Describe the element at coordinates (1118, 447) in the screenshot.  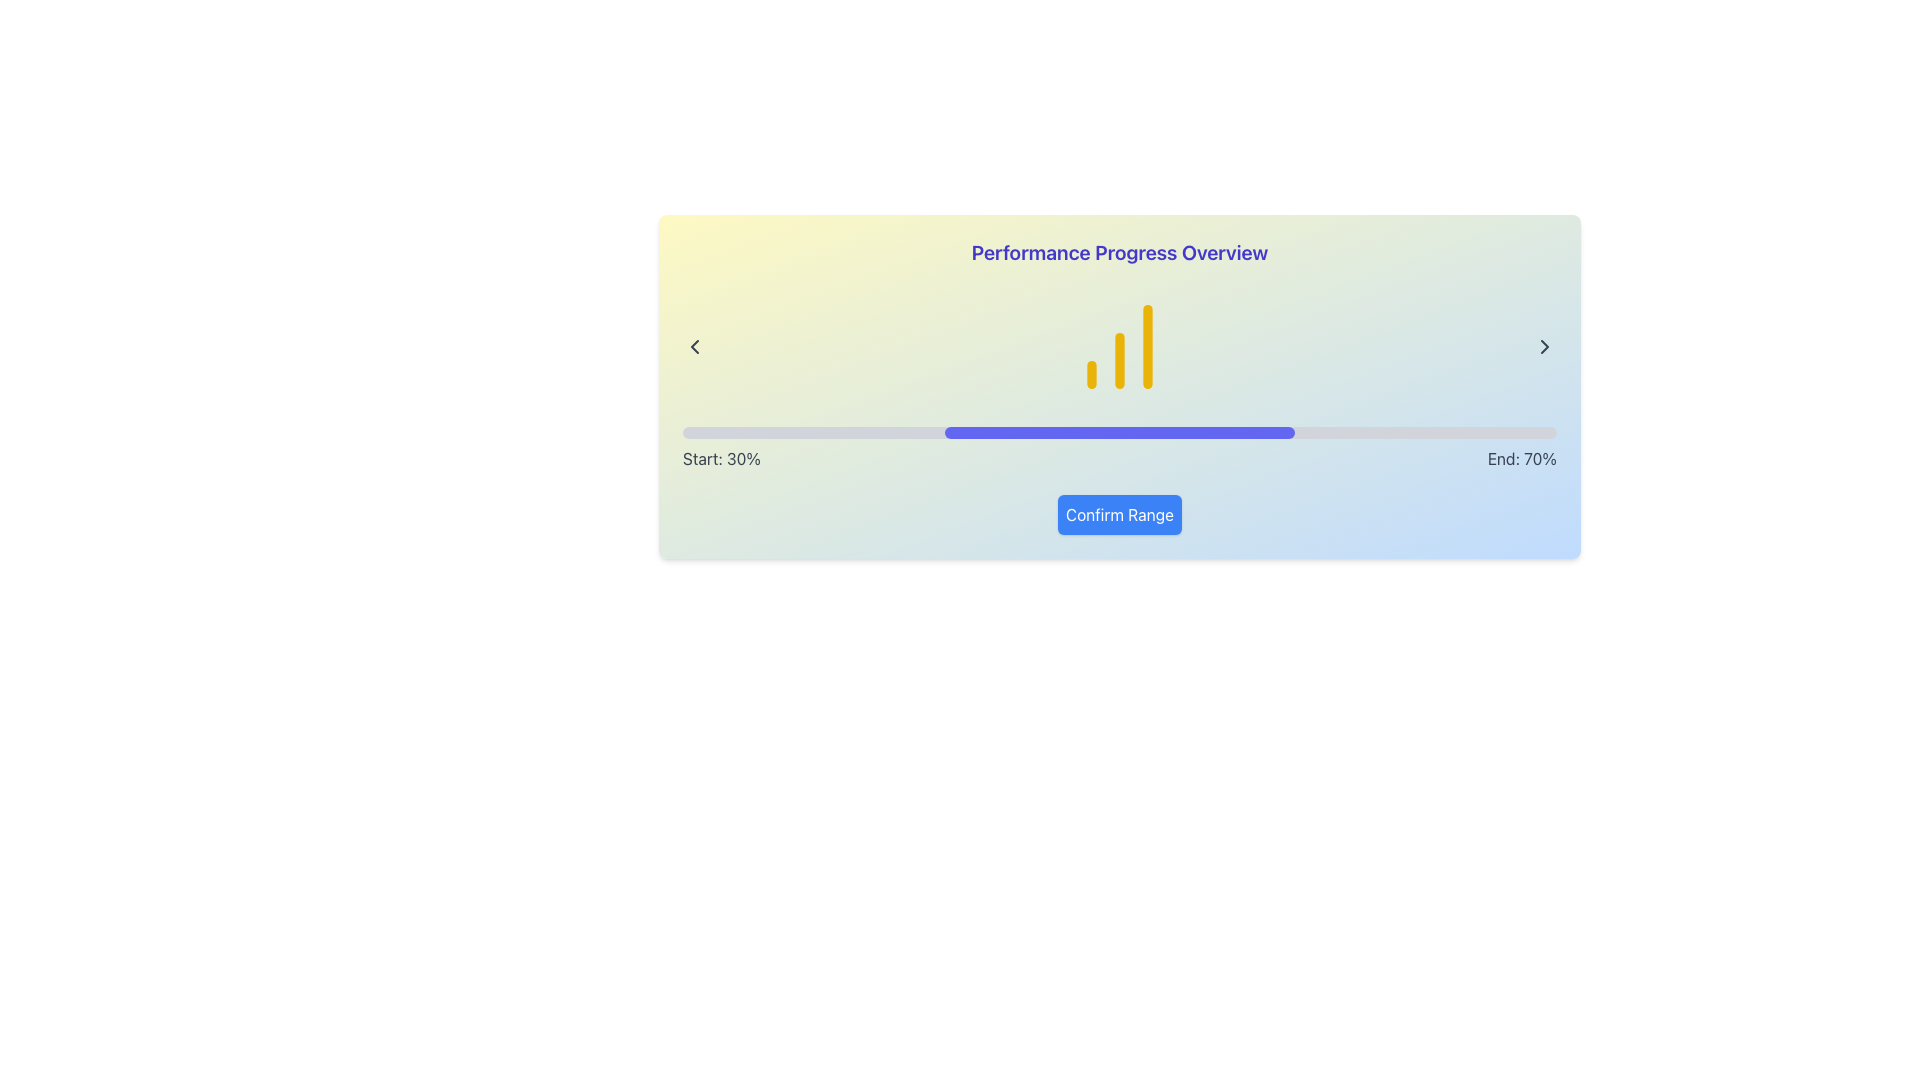
I see `percentage labels 'Start: 30%' and 'End: 70%' on the combined UI component consisting of a progress bar and textual labels located below the title 'Performance Progress Overview'` at that location.